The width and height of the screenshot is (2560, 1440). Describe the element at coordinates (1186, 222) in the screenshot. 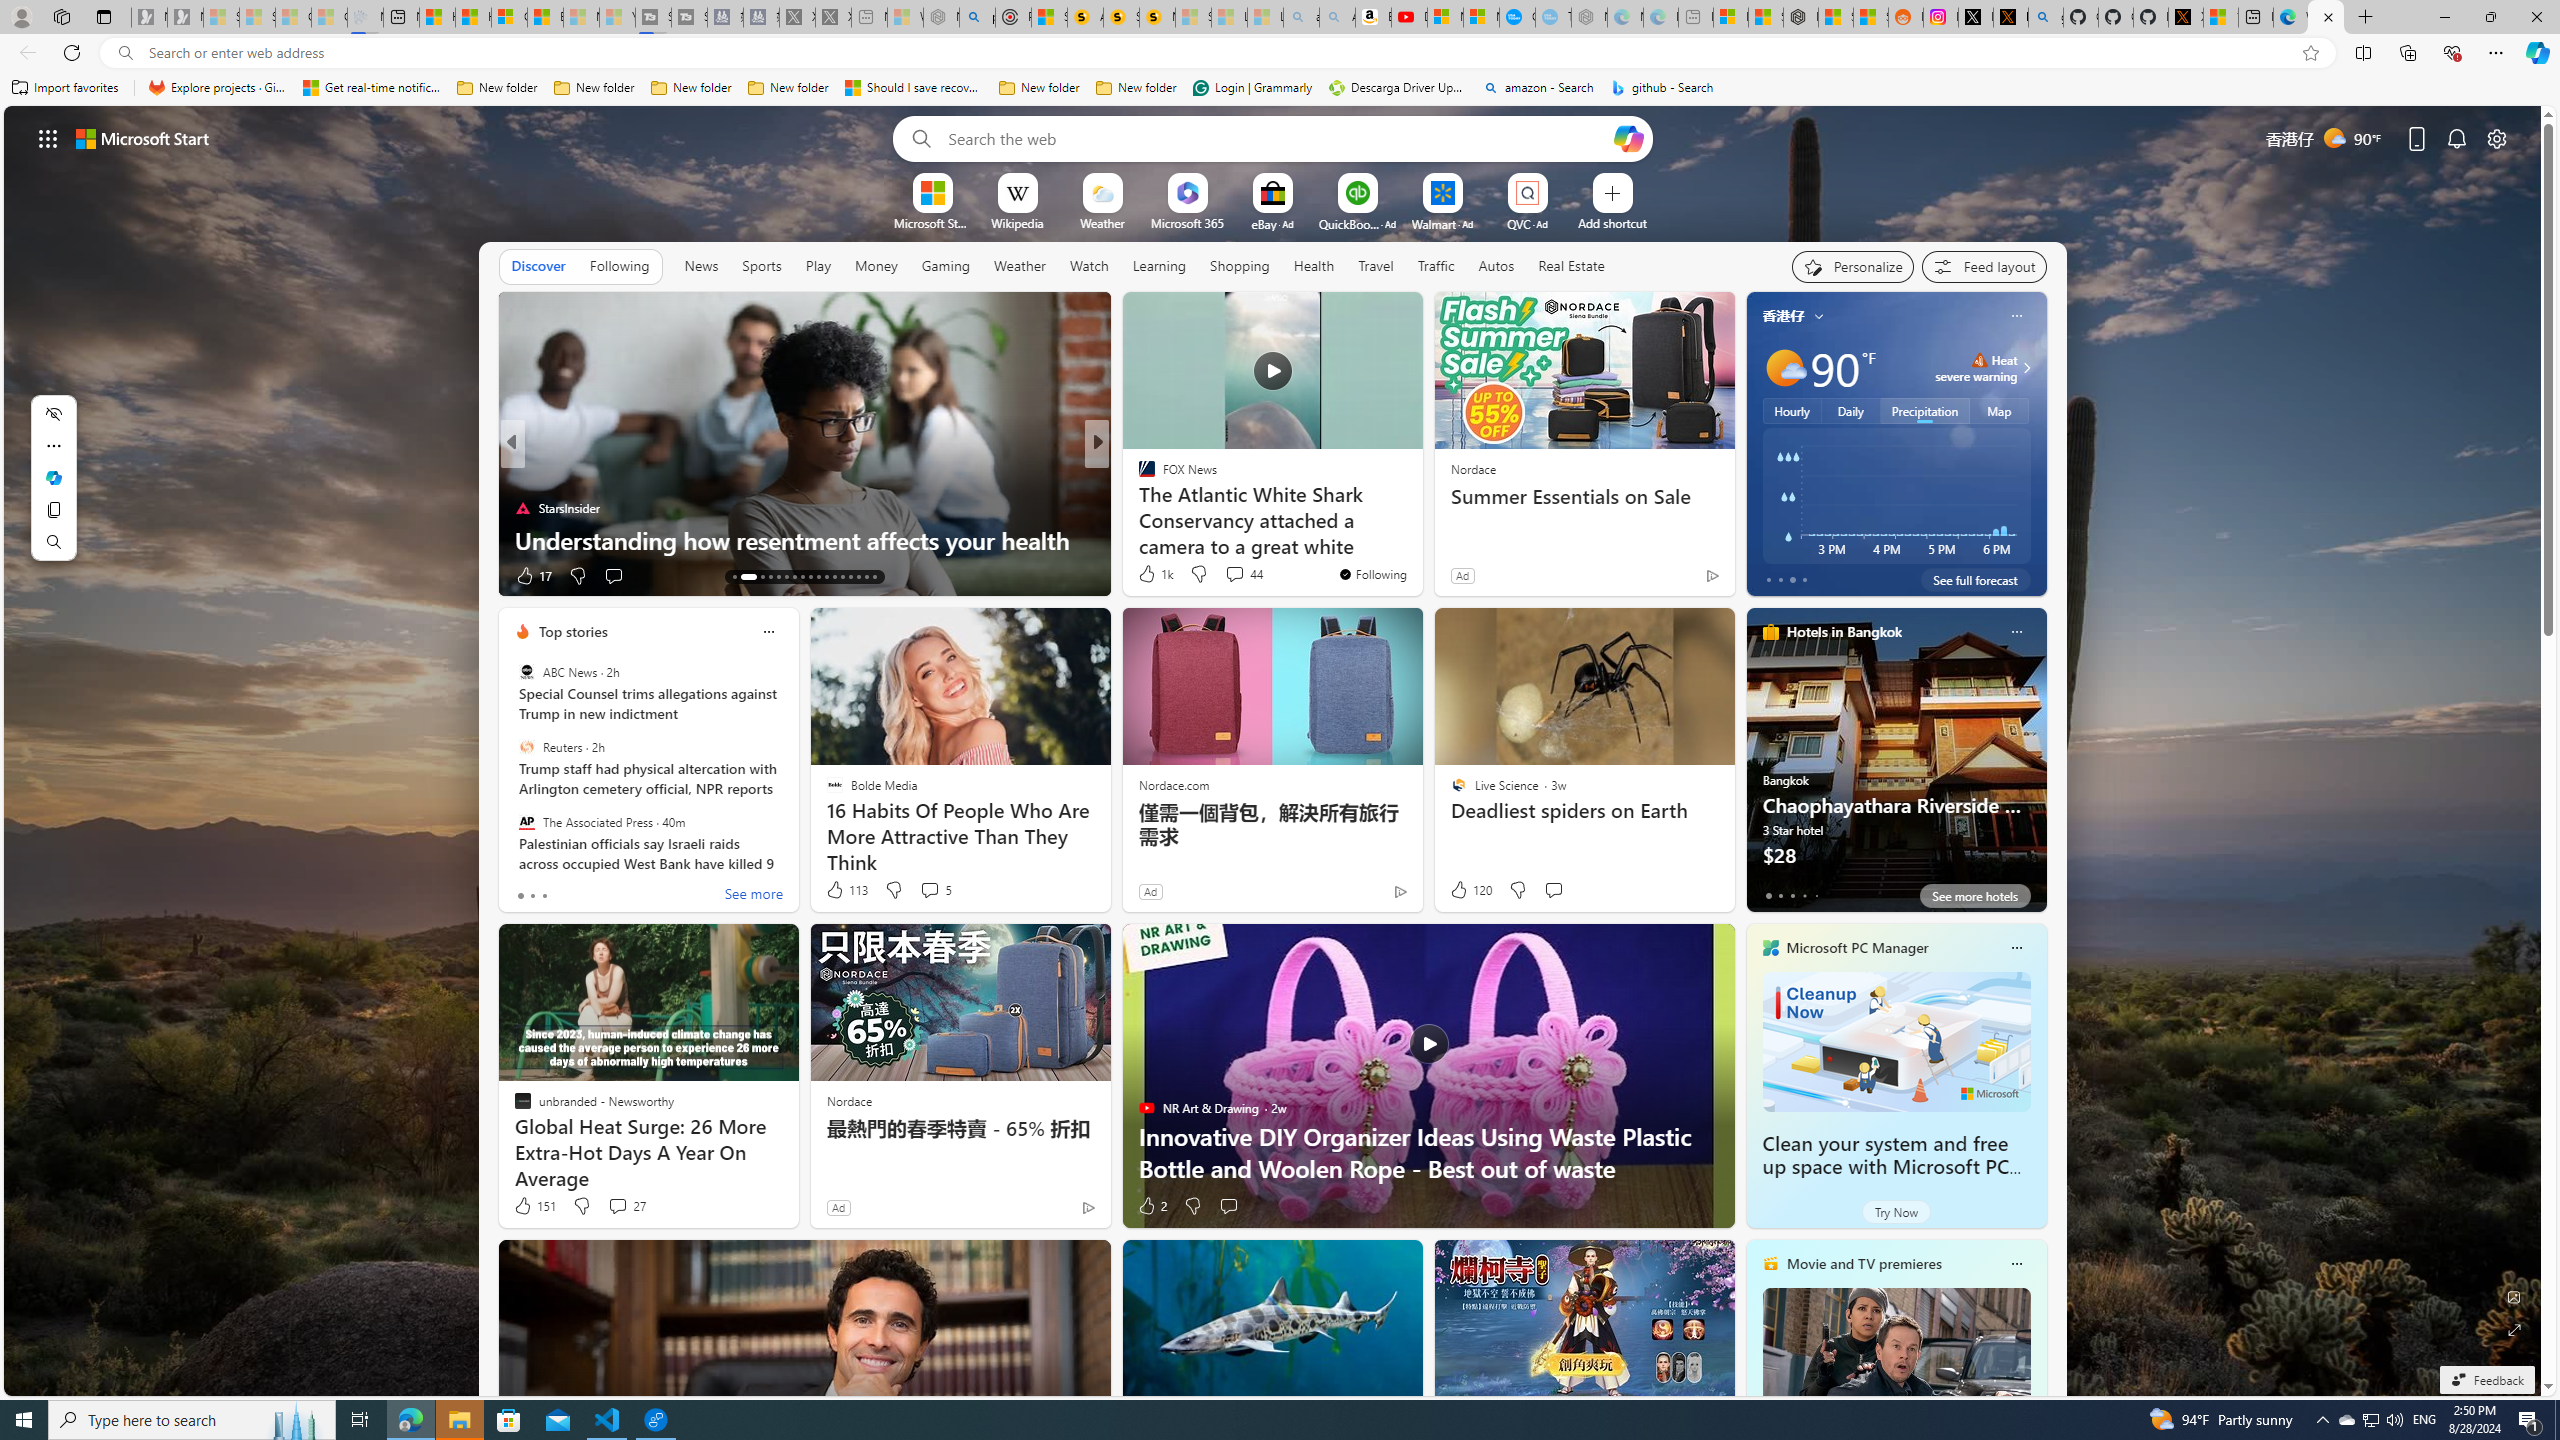

I see `'Microsoft 365'` at that location.